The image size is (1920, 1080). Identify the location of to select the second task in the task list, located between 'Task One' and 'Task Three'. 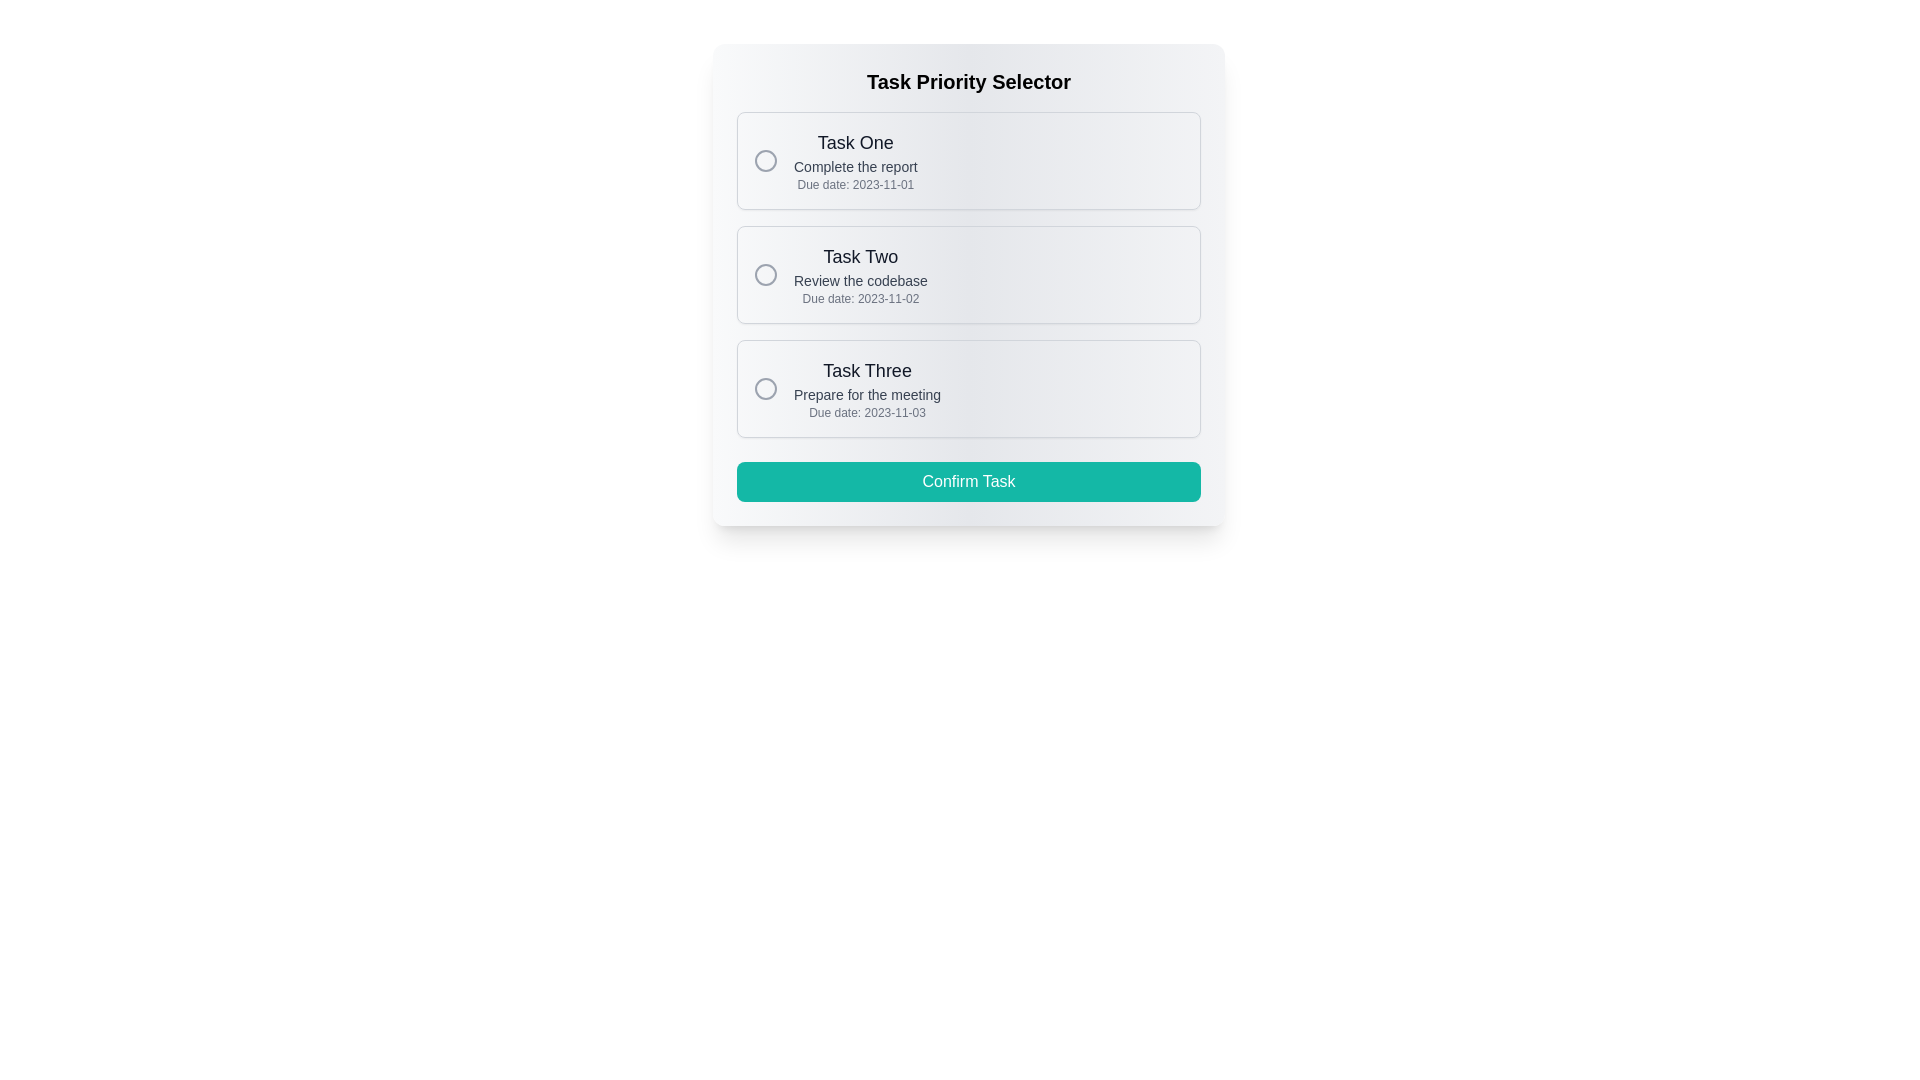
(969, 274).